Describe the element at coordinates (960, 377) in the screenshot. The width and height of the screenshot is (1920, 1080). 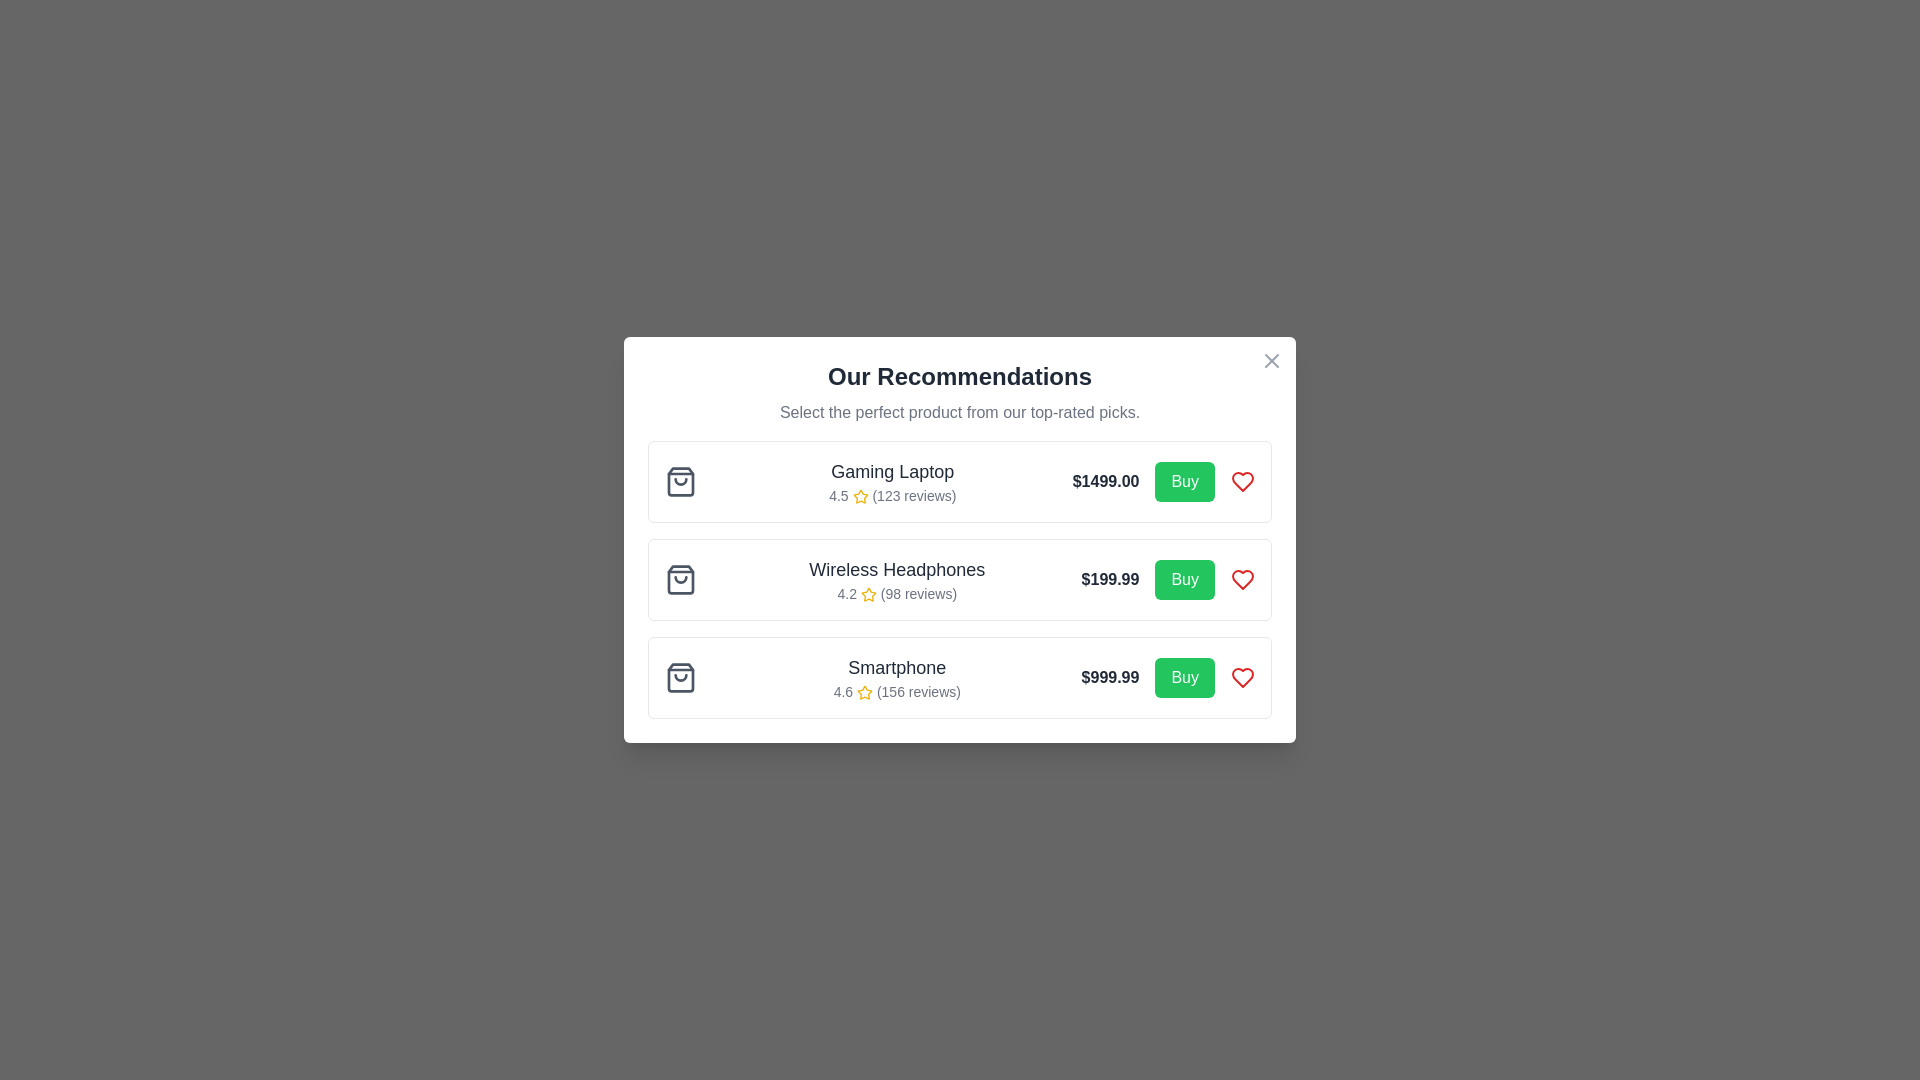
I see `the section heading text label that indicates the context for the recommended products below it` at that location.